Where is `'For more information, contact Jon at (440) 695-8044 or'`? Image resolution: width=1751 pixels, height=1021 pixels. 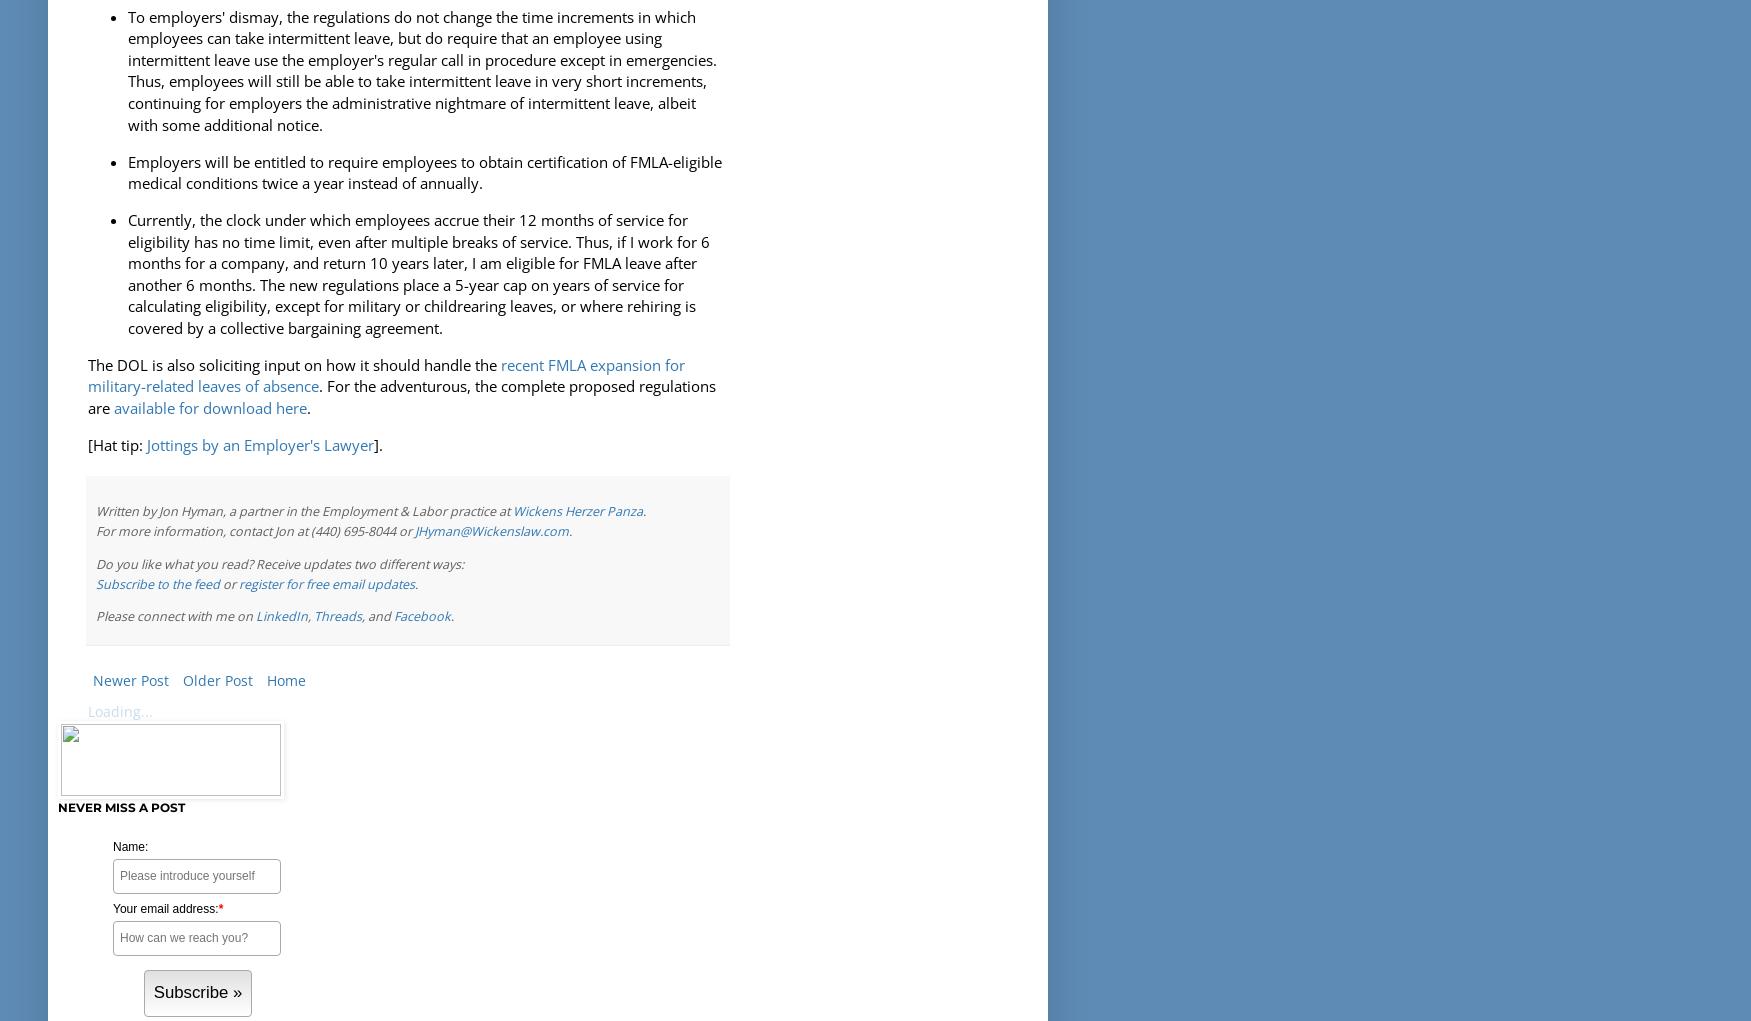
'For more information, contact Jon at (440) 695-8044 or' is located at coordinates (254, 530).